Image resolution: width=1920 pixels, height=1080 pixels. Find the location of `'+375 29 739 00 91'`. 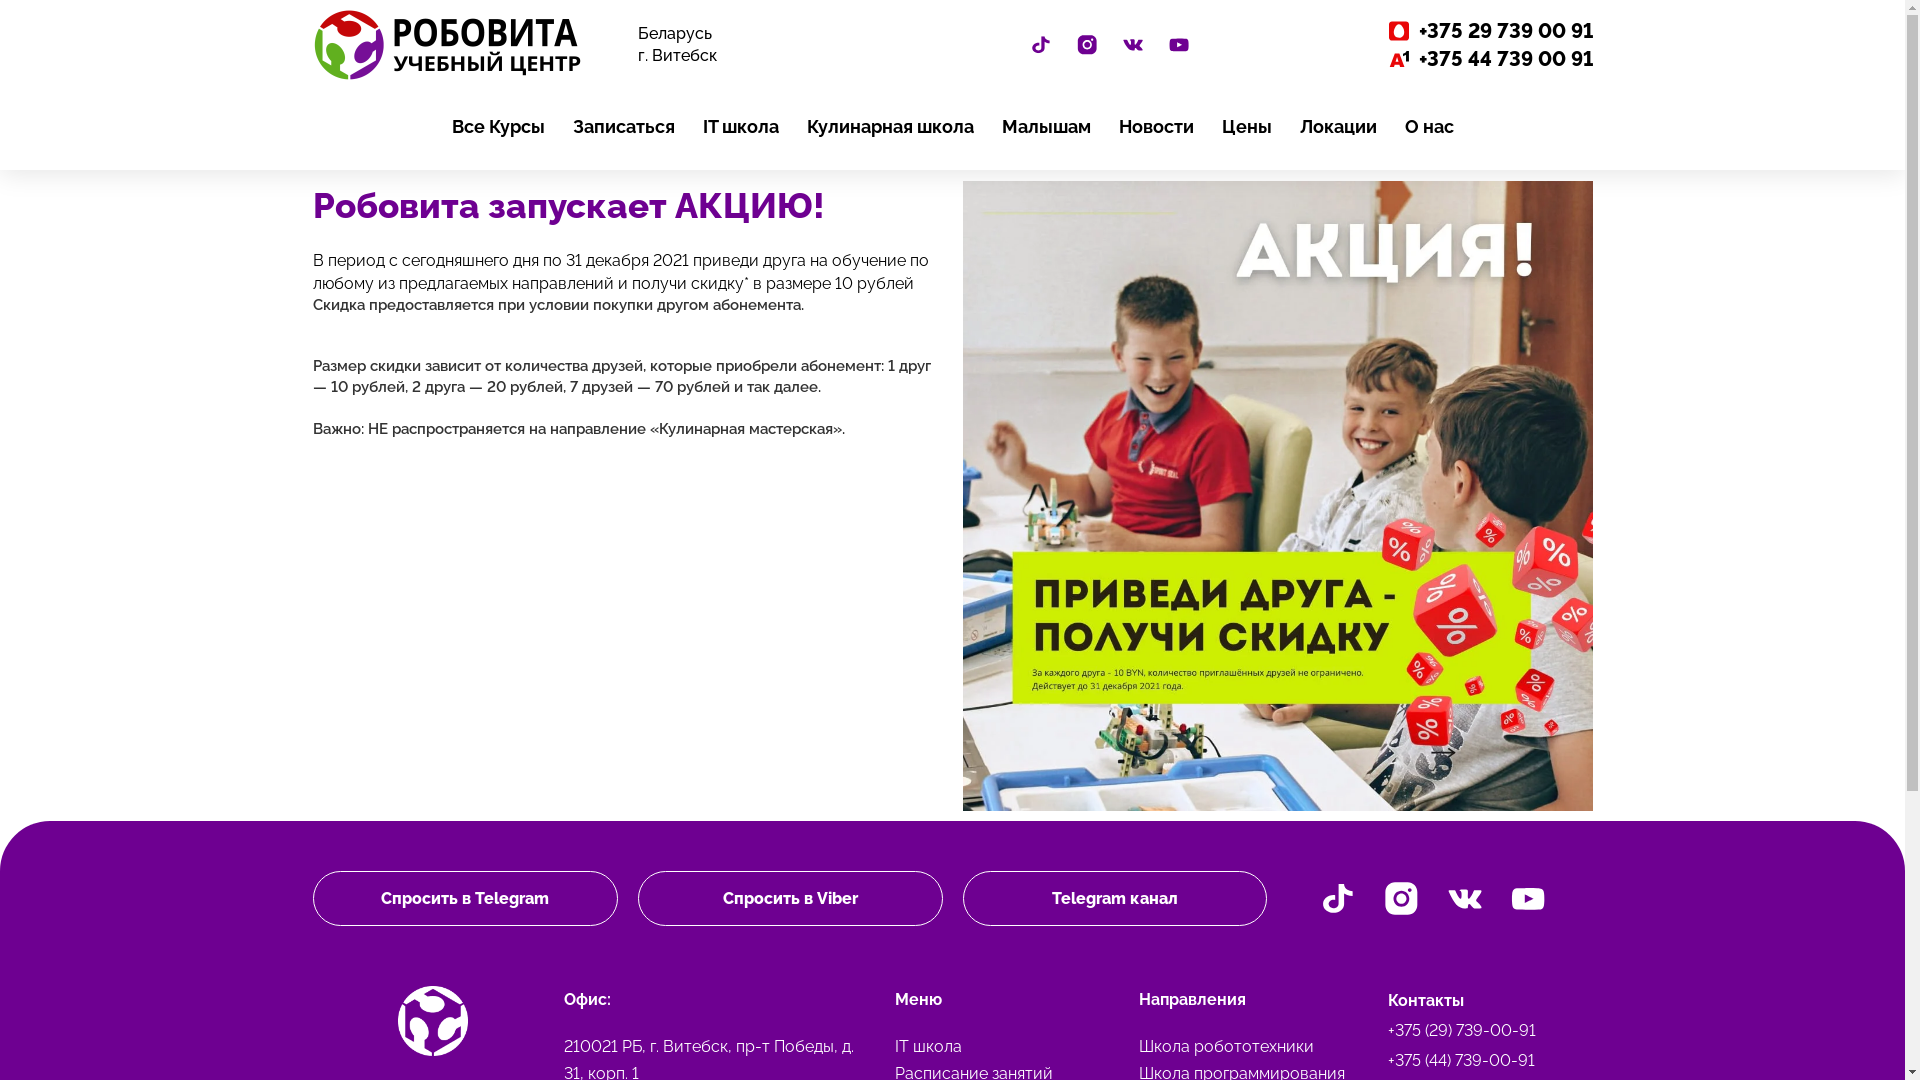

'+375 29 739 00 91' is located at coordinates (1440, 30).